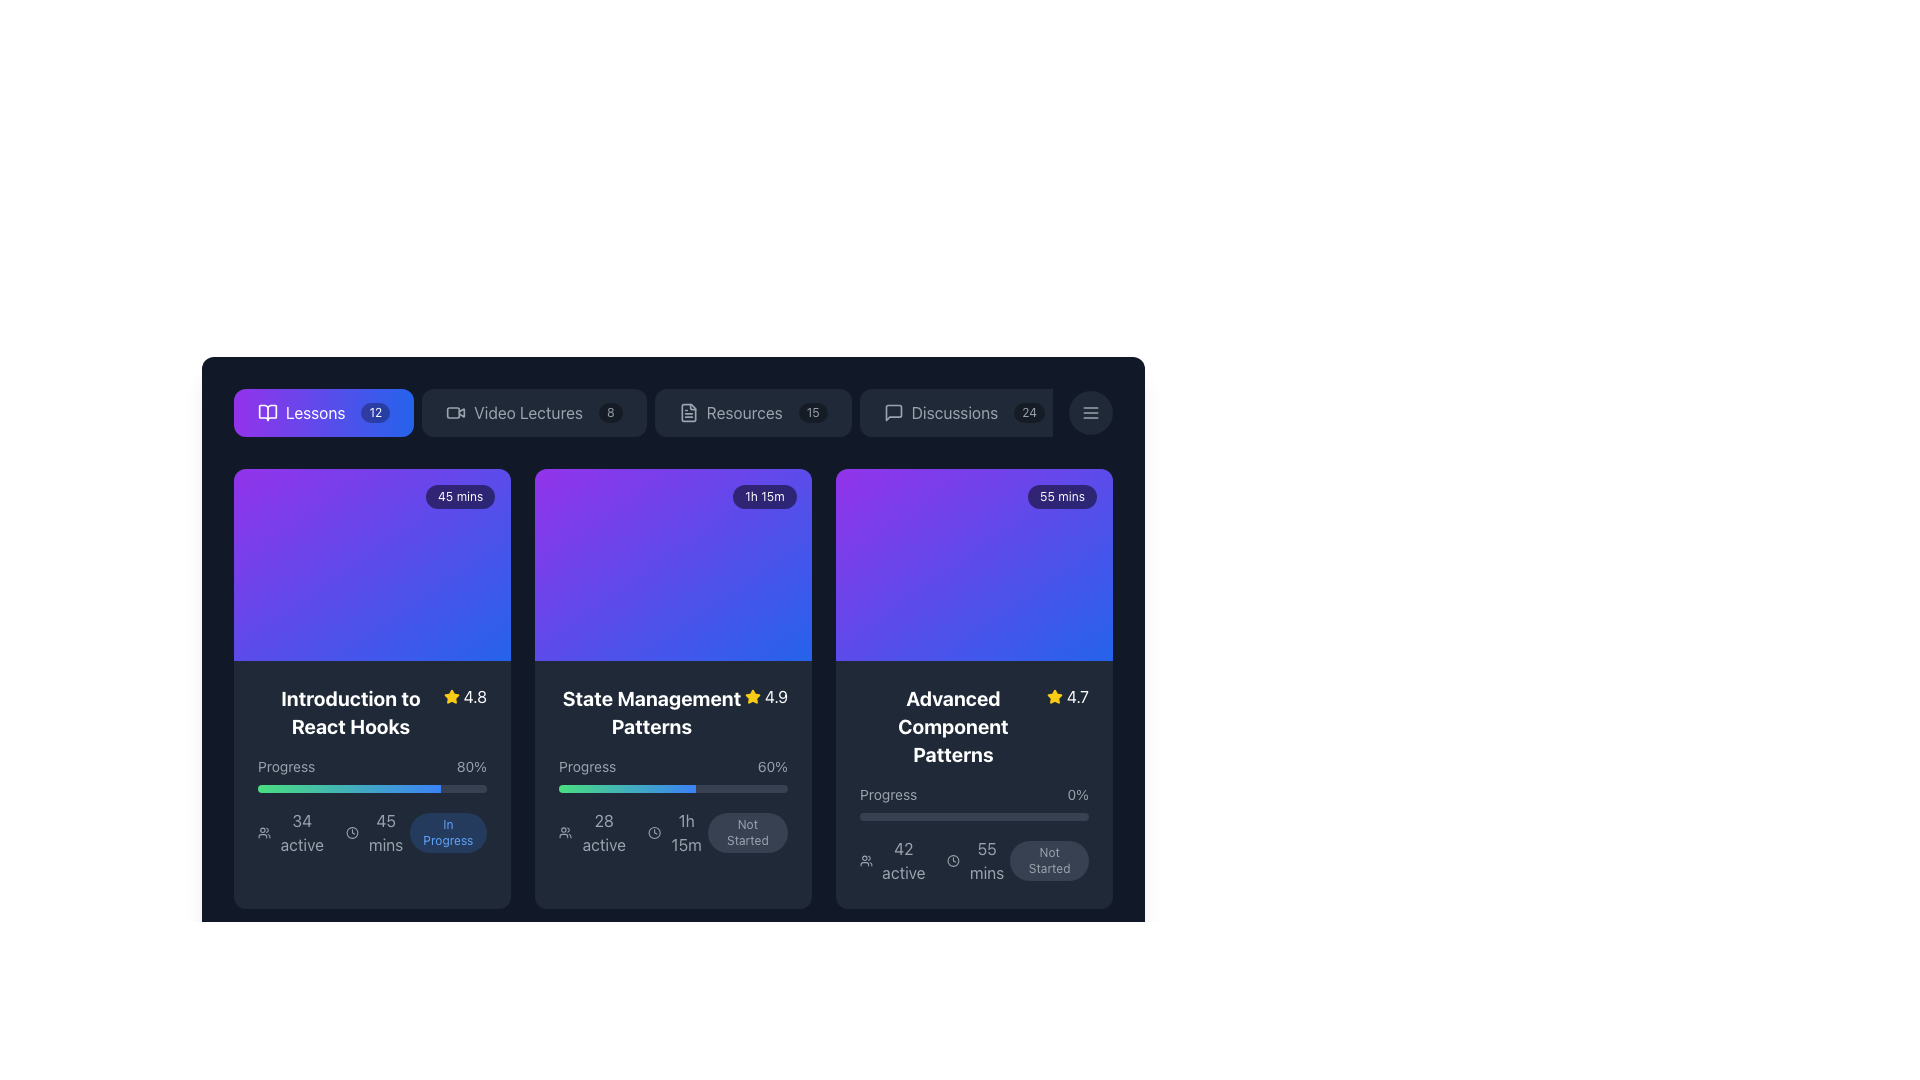 The image size is (1920, 1080). What do you see at coordinates (350, 712) in the screenshot?
I see `the prominent text label displaying 'Introduction to React Hooks', which is located in the first lesson card of the 'Lessons' section, beneath the decorative purple area and above the 'Progress' bar` at bounding box center [350, 712].